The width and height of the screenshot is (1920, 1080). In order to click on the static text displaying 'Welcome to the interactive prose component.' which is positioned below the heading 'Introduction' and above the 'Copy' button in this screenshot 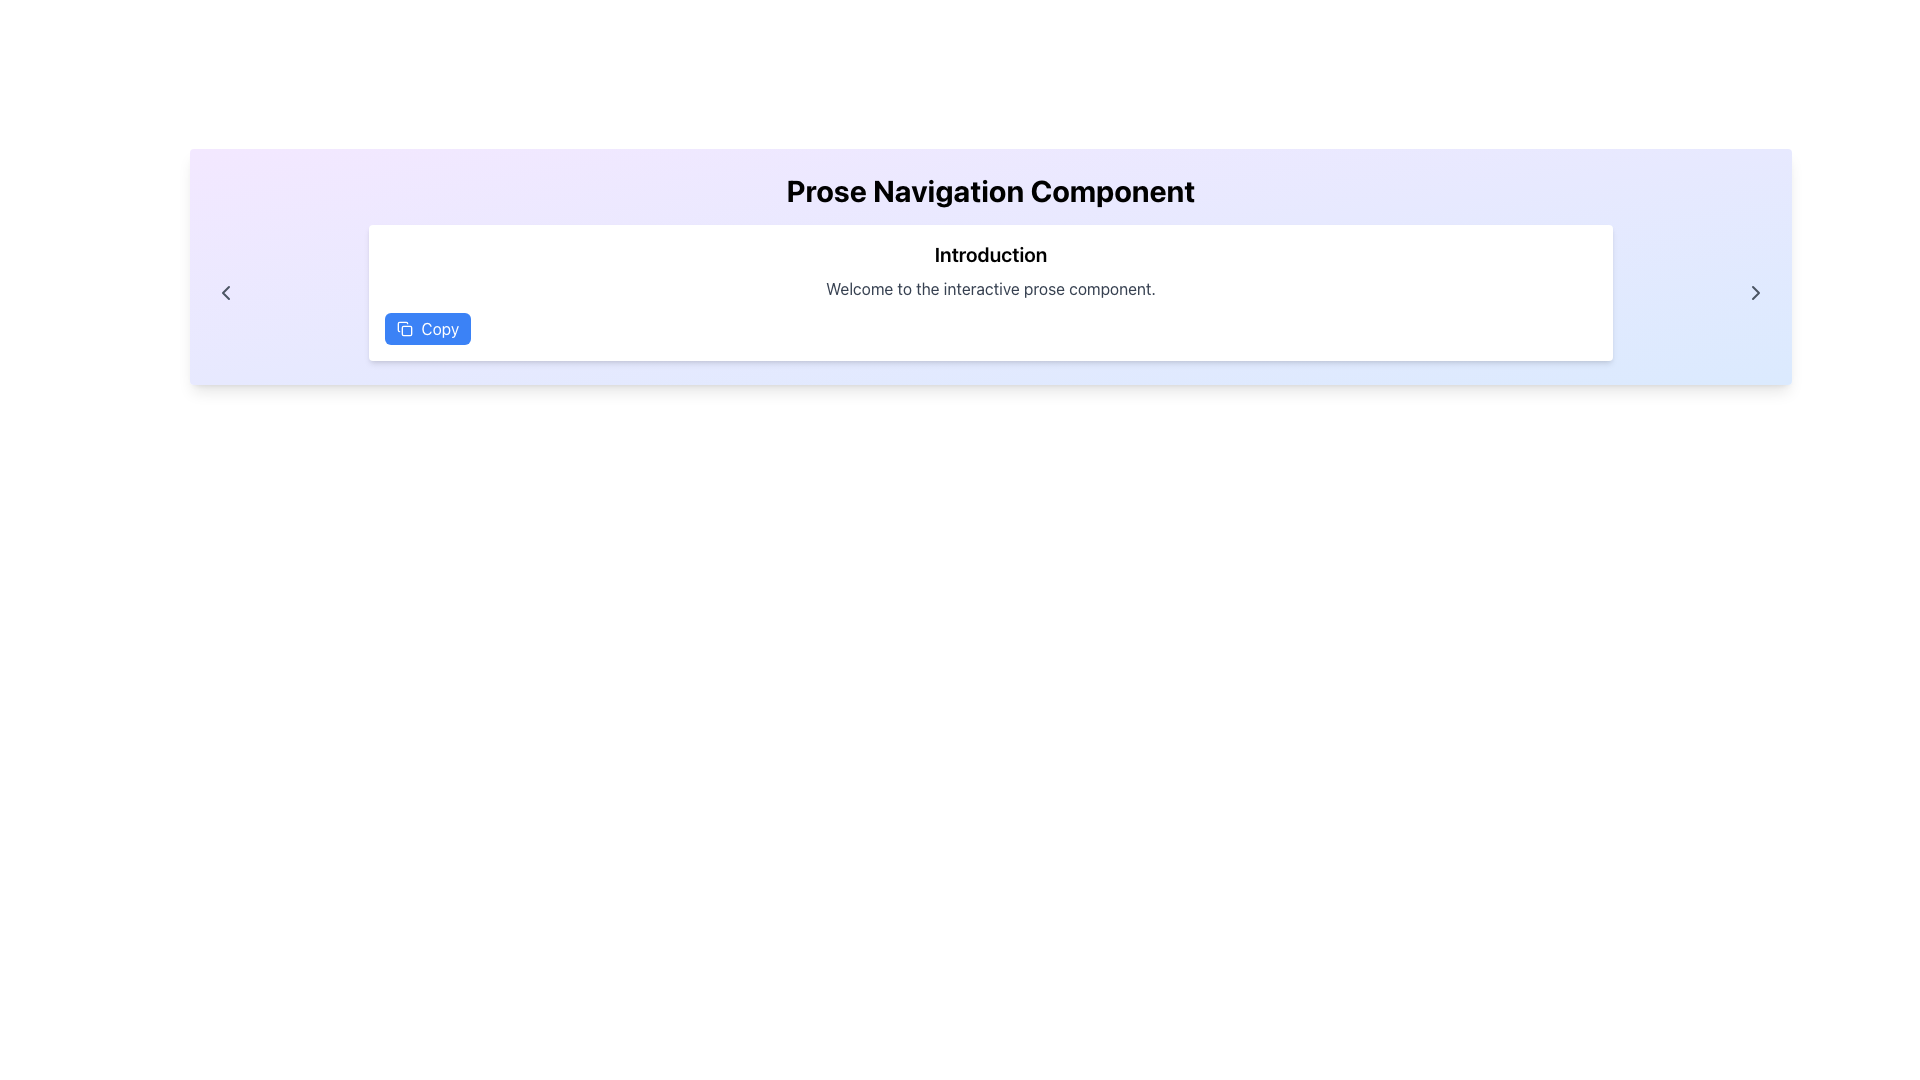, I will do `click(990, 289)`.